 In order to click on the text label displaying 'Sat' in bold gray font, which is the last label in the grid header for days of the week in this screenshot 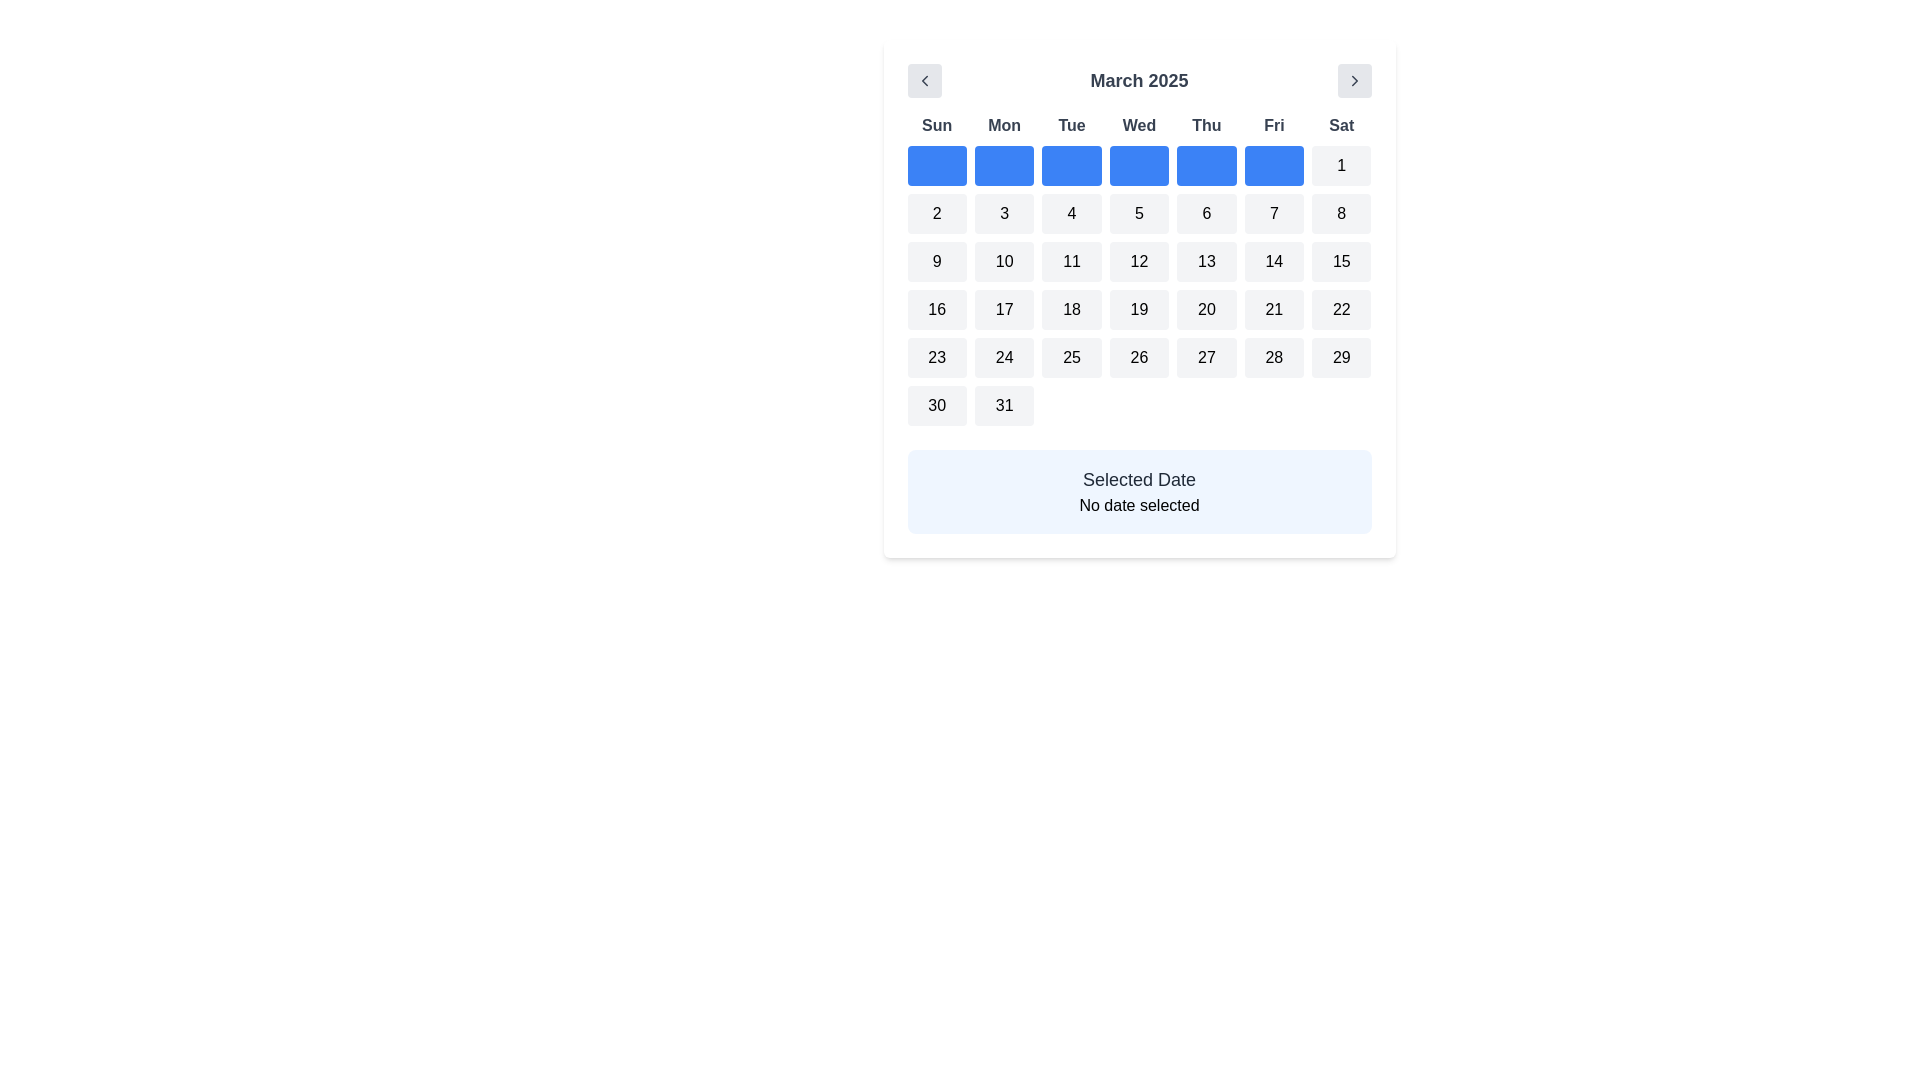, I will do `click(1341, 126)`.